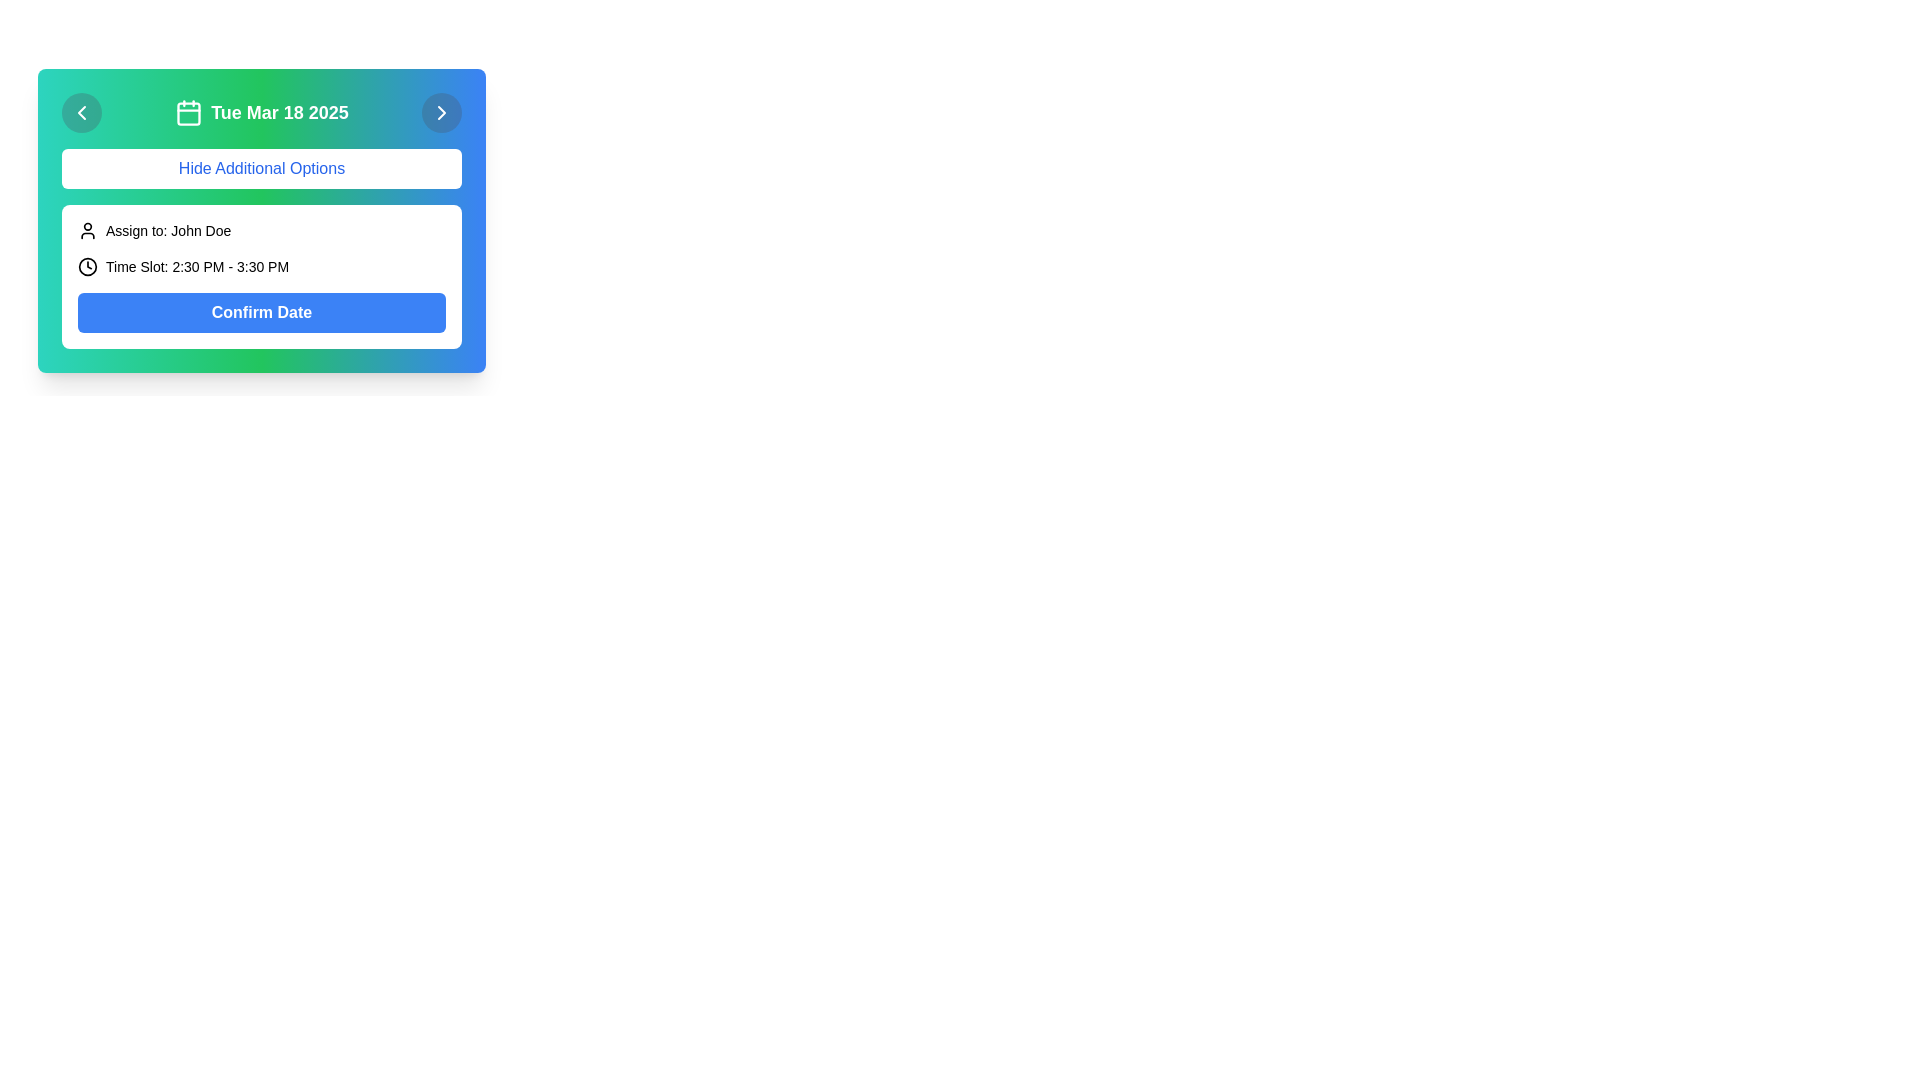  Describe the element at coordinates (86, 230) in the screenshot. I see `the user icon that represents 'Assign to: John Doe', located to the left of the text within a white card area` at that location.